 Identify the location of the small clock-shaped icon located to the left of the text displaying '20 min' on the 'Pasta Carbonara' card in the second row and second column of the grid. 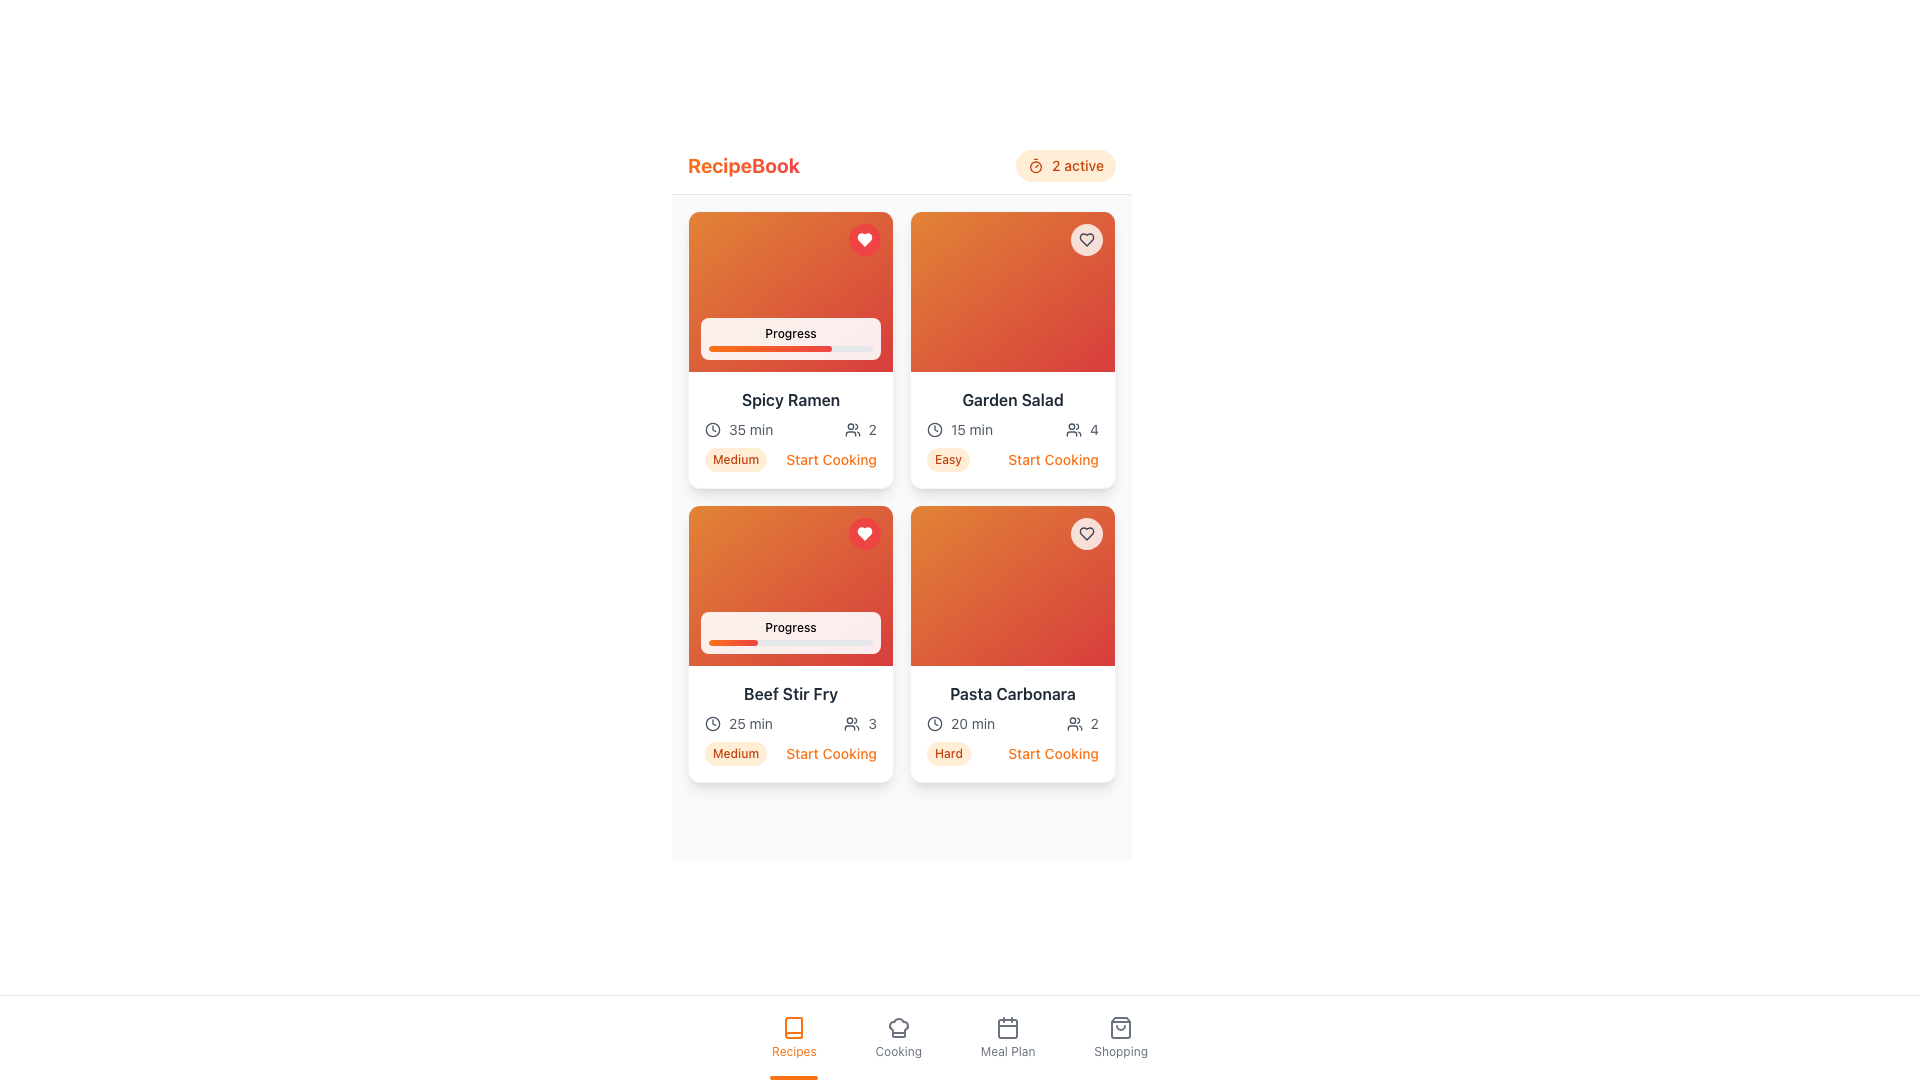
(934, 724).